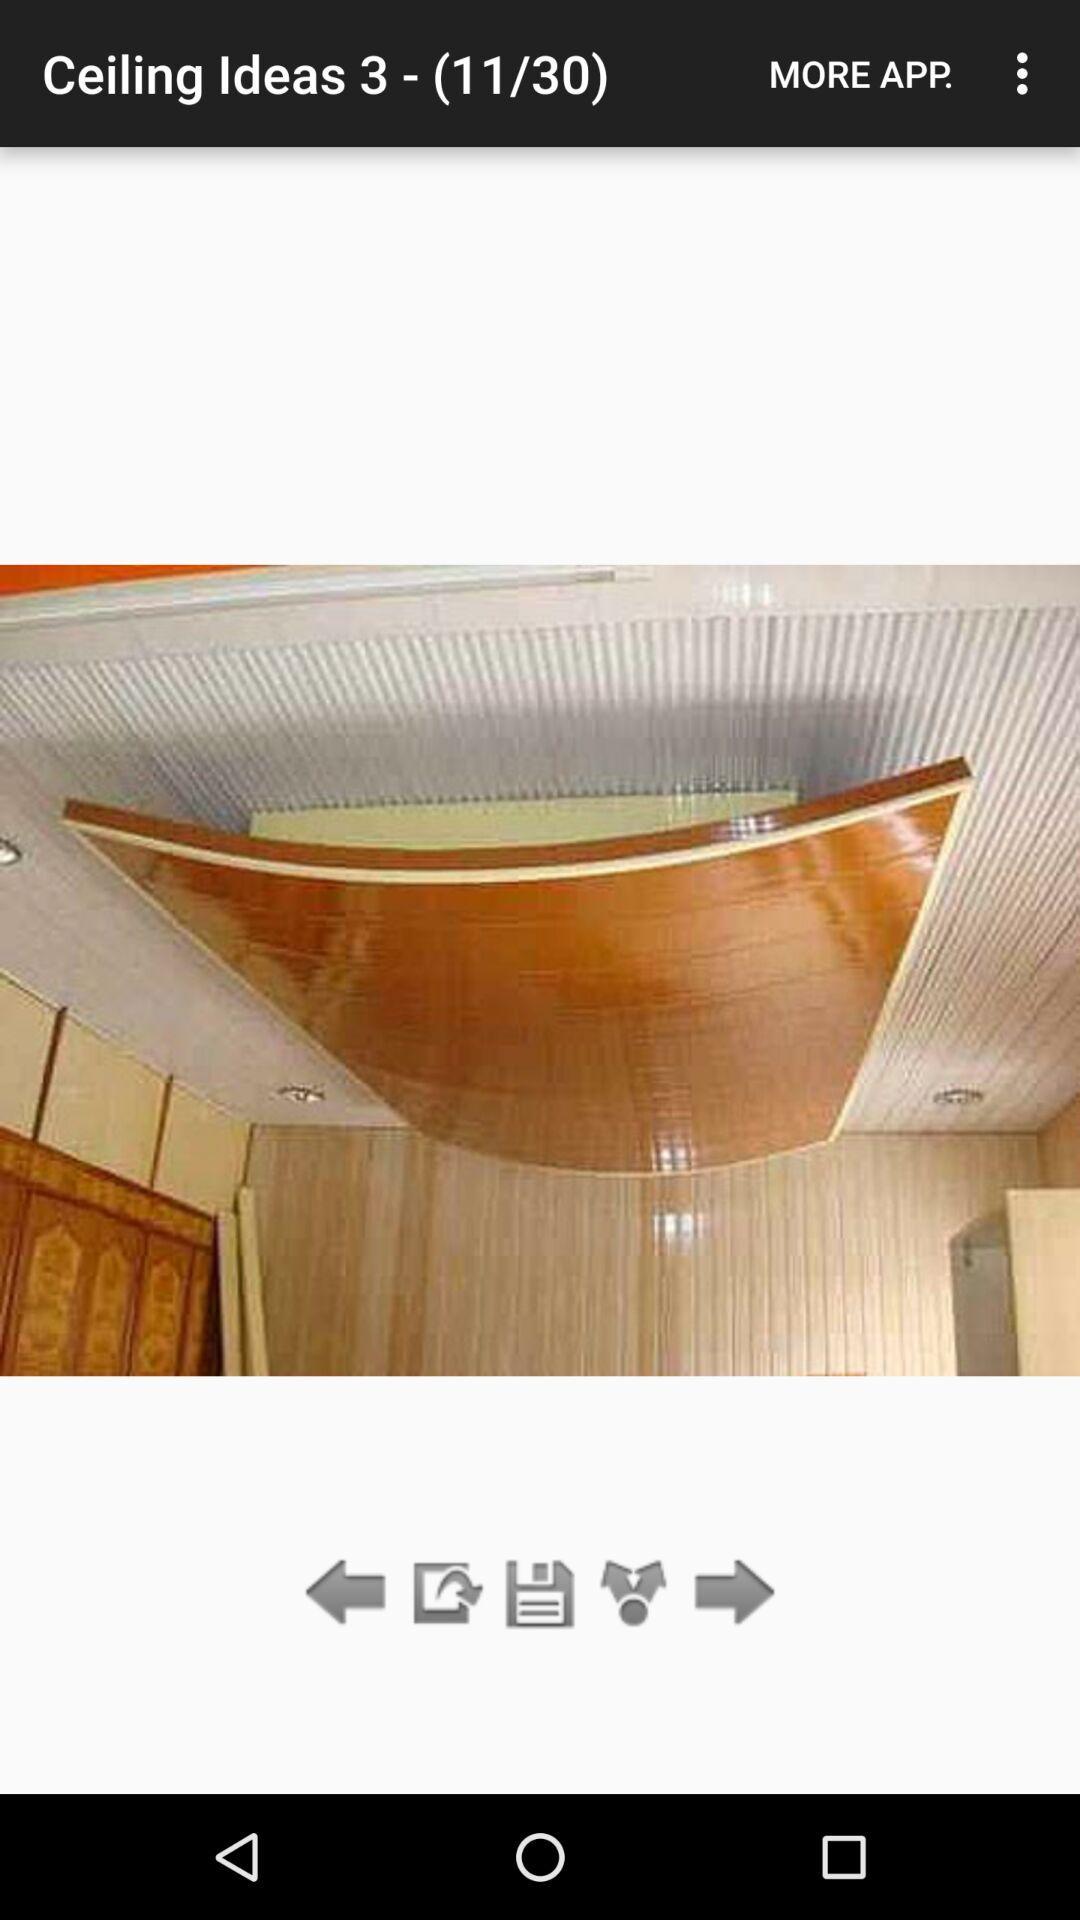 The image size is (1080, 1920). What do you see at coordinates (634, 1593) in the screenshot?
I see `icon below the ceiling ideas 3 app` at bounding box center [634, 1593].